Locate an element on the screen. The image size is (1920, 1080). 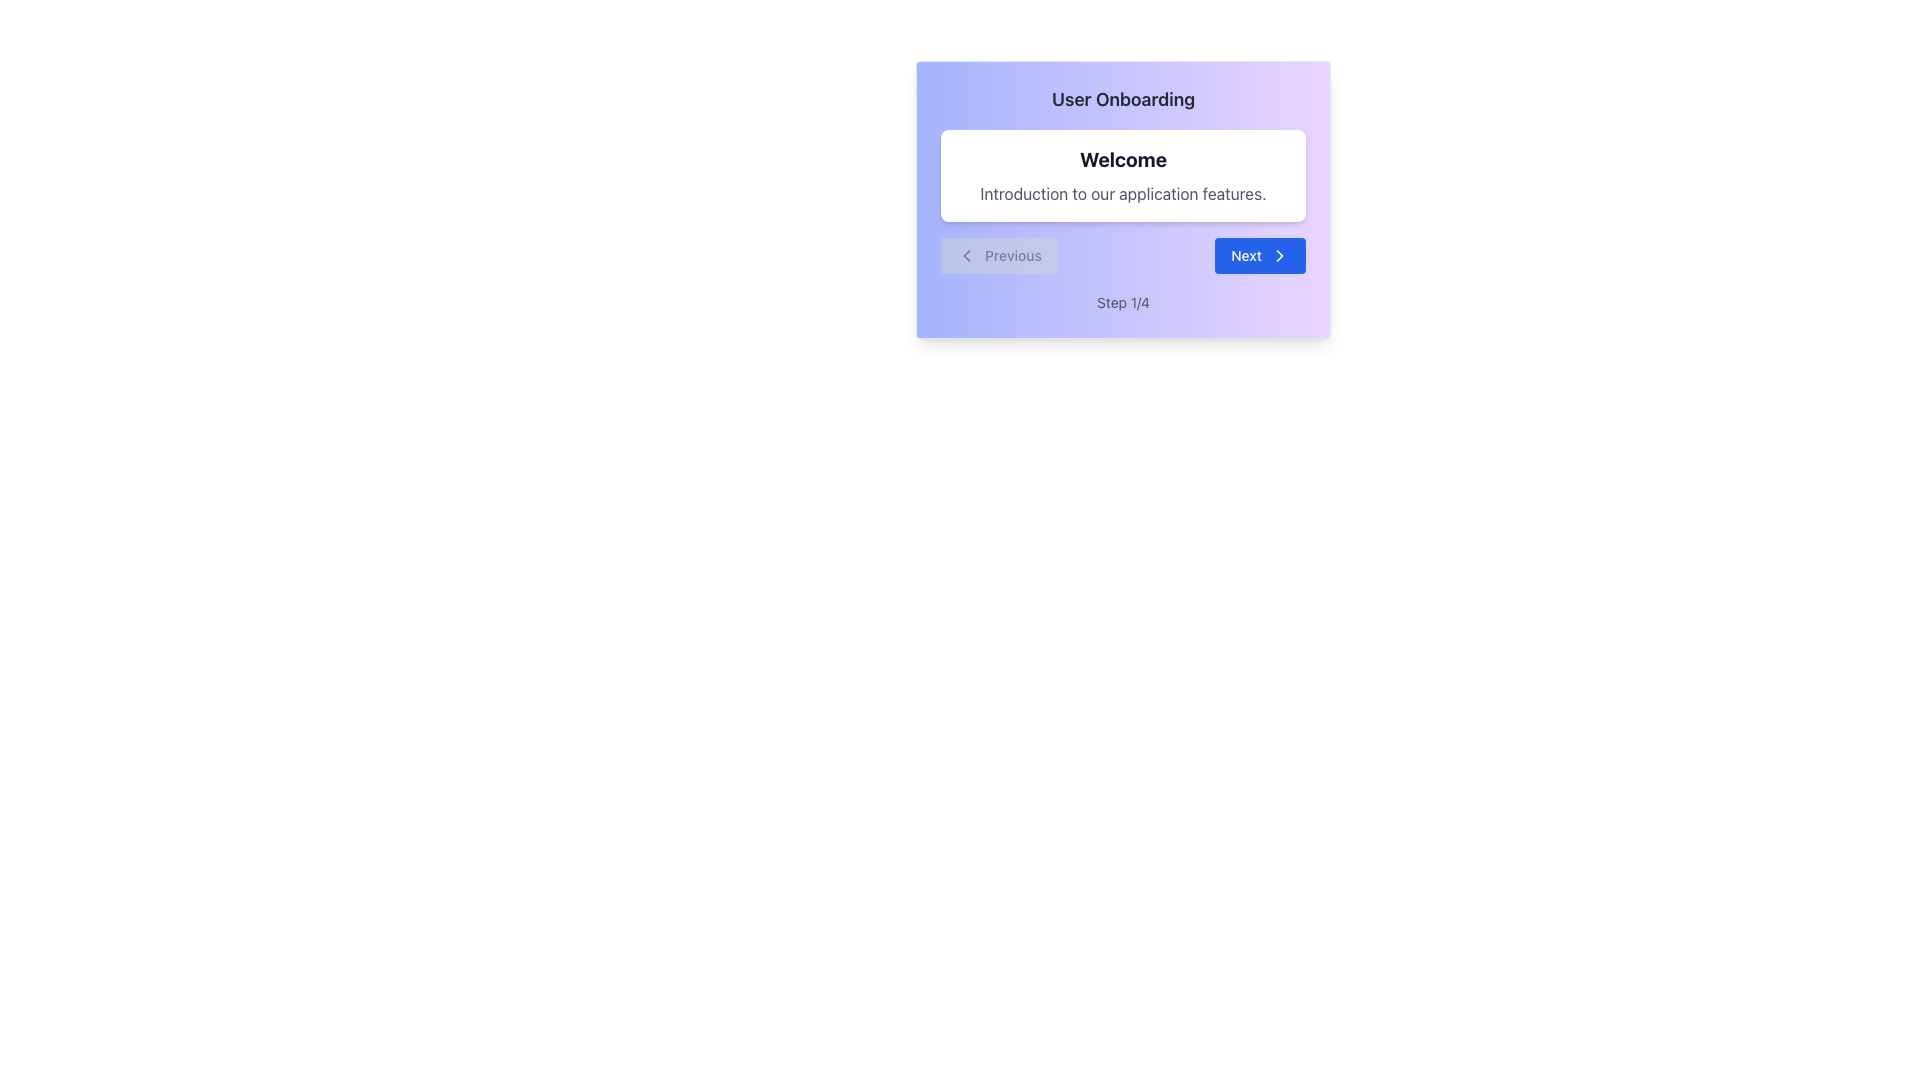
the leftward chevron icon inside the 'Previous' button is located at coordinates (966, 254).